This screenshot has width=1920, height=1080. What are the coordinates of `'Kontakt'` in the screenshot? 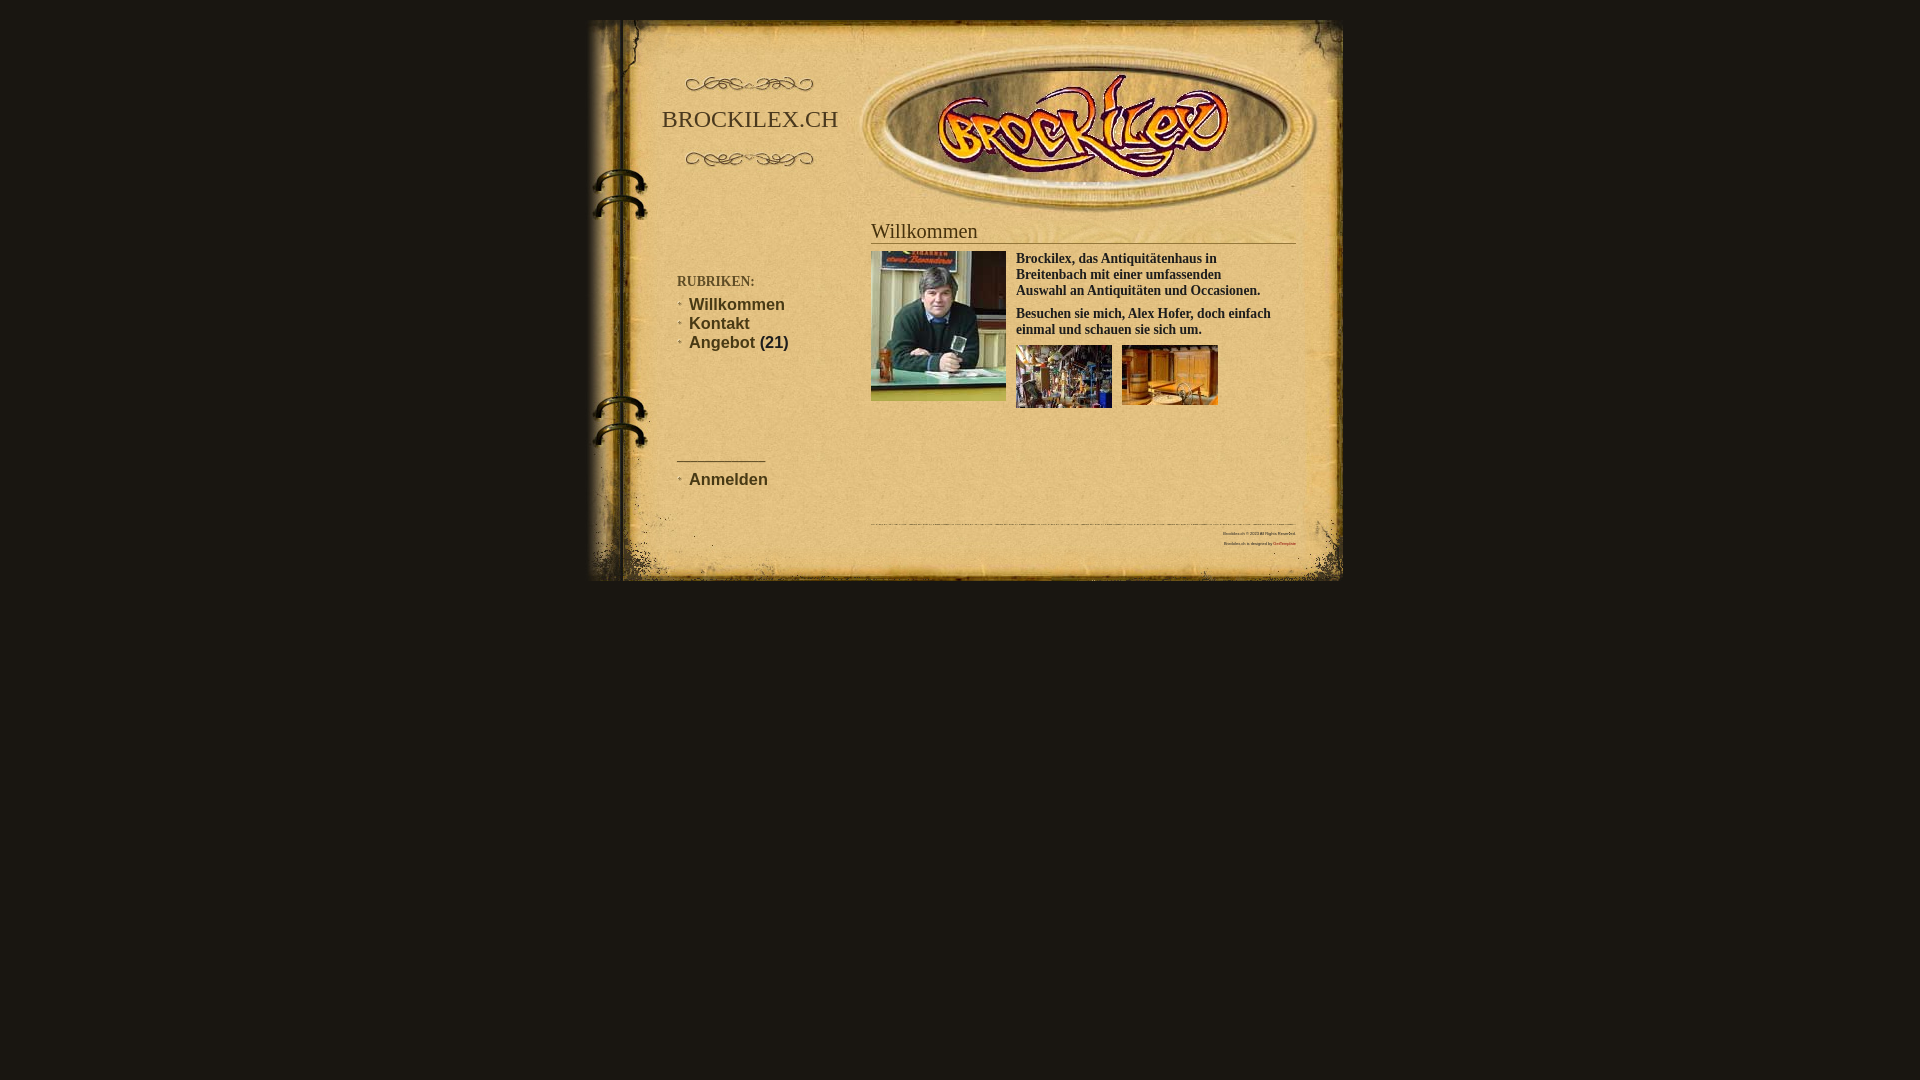 It's located at (719, 322).